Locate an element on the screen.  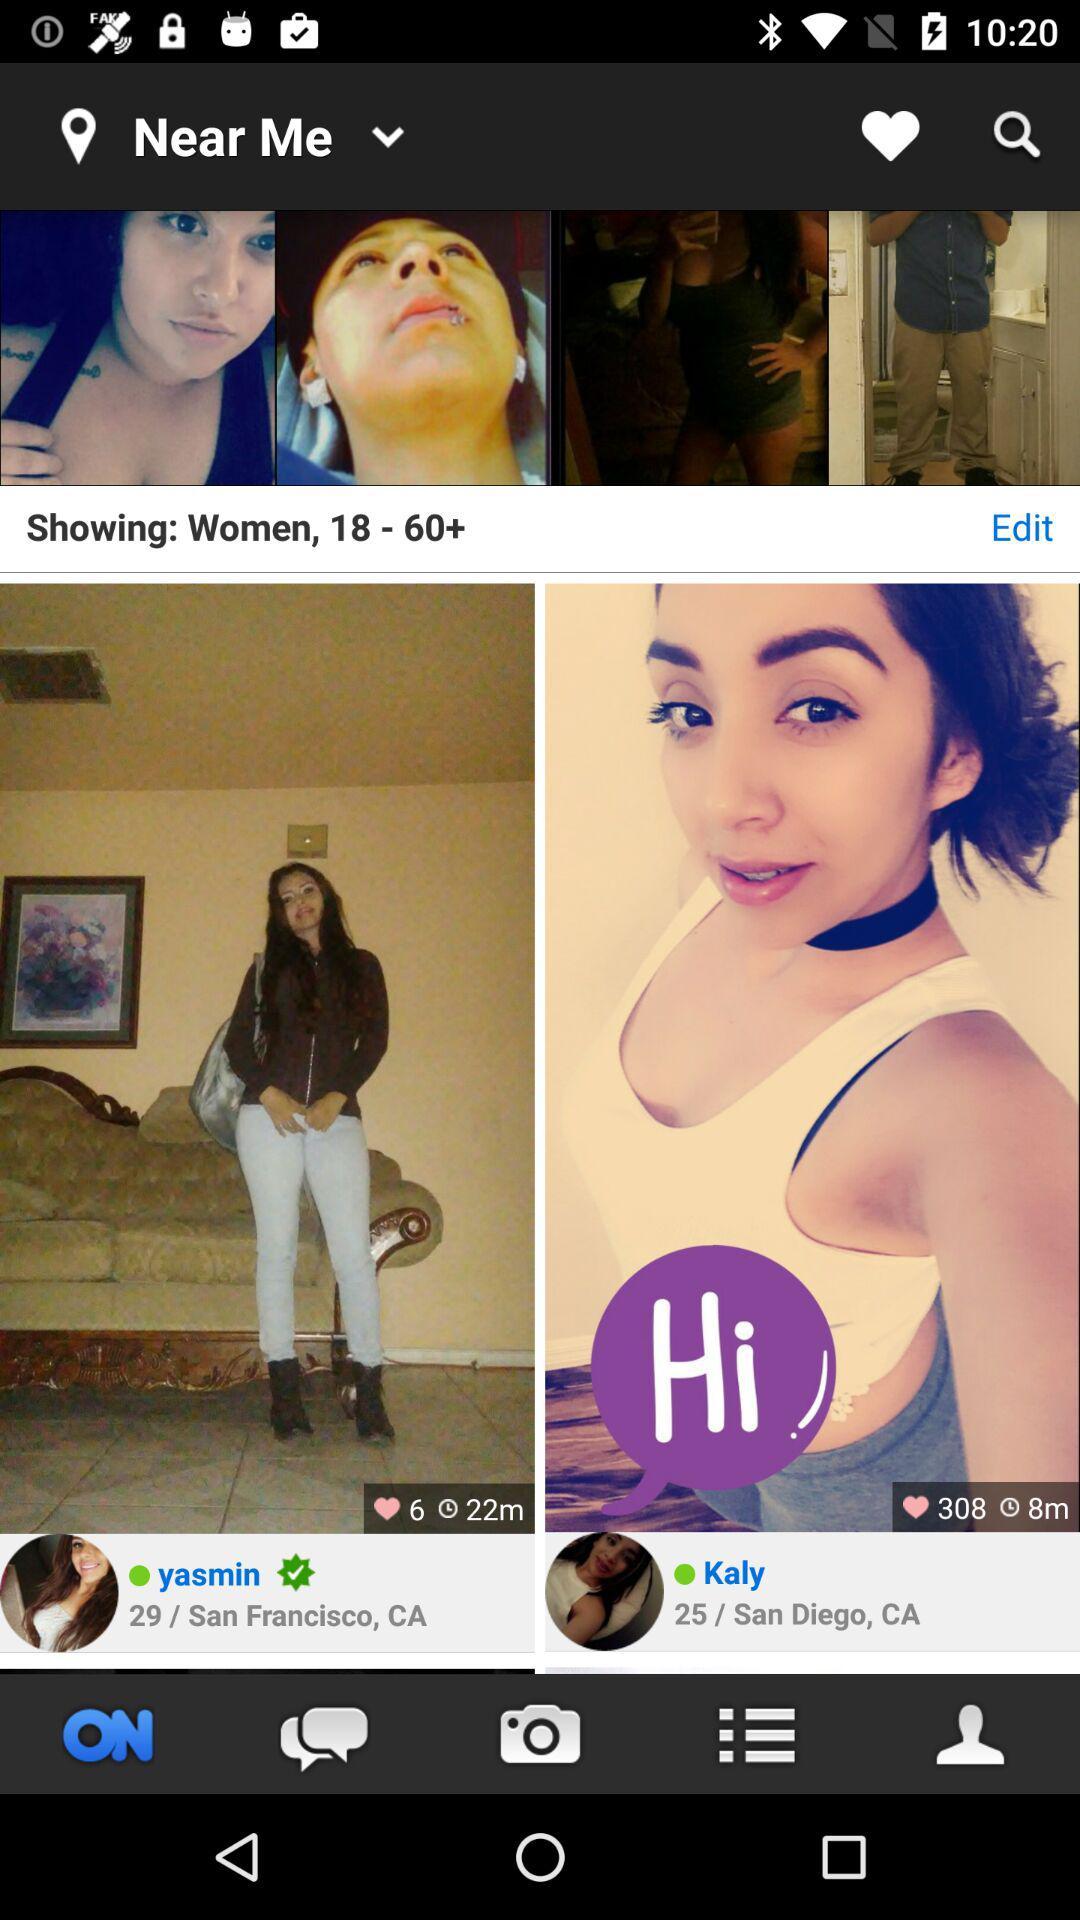
open yasmin profile is located at coordinates (58, 1592).